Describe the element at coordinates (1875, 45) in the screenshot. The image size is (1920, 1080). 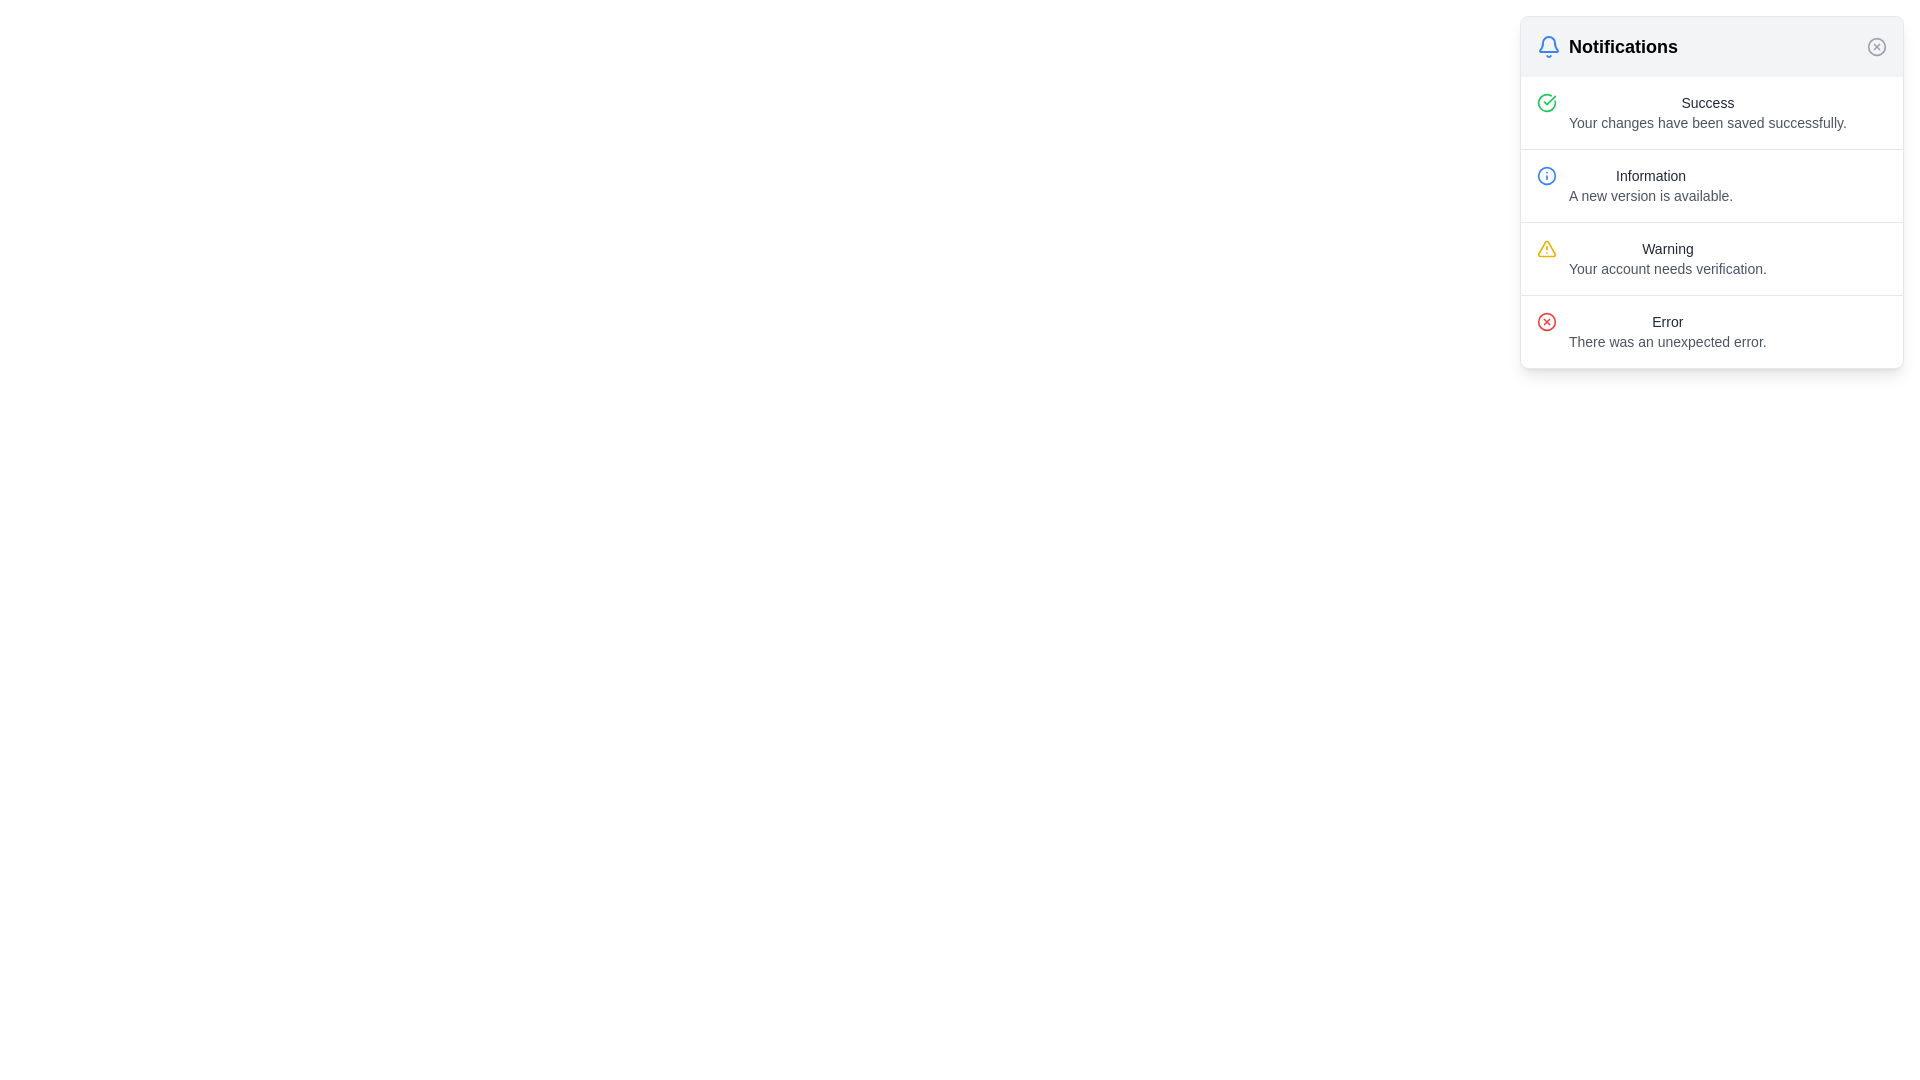
I see `the close button located at the top-right corner of the Notifications panel` at that location.